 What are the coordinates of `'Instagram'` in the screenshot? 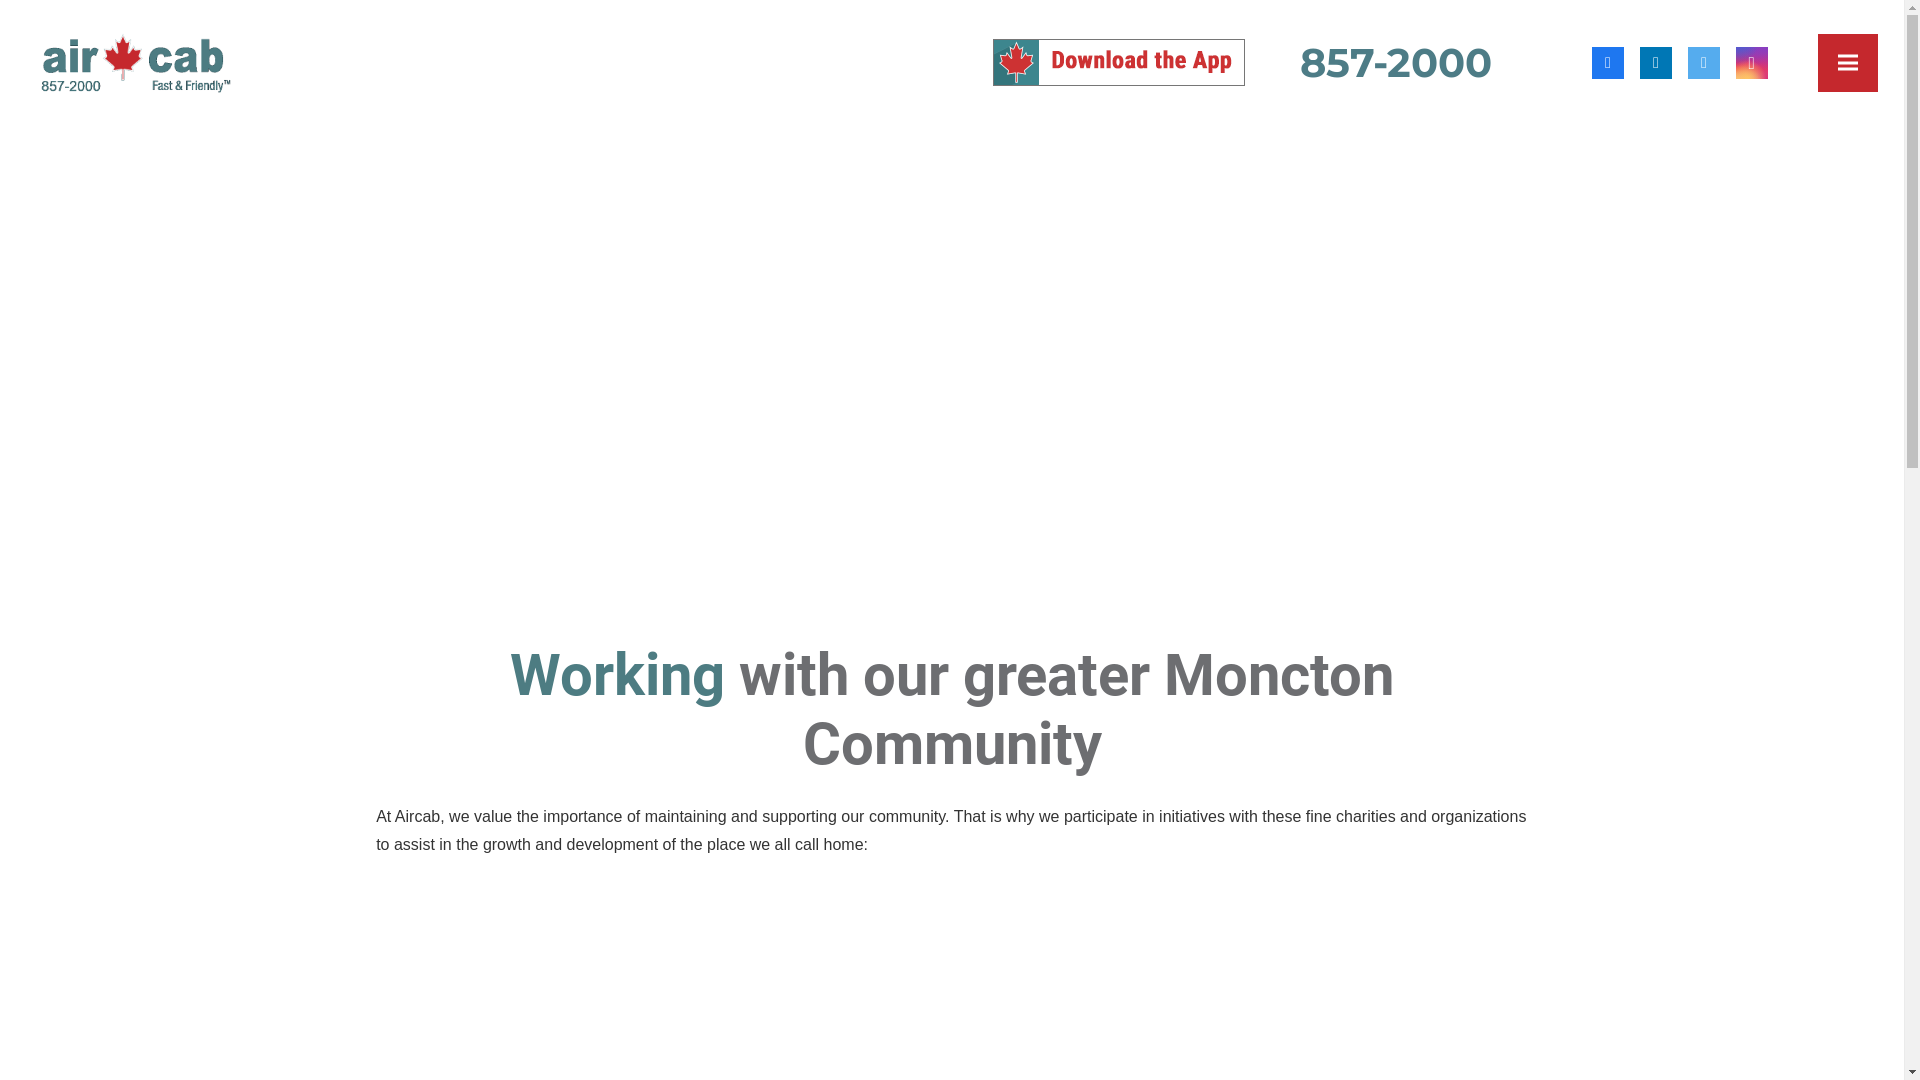 It's located at (1751, 60).